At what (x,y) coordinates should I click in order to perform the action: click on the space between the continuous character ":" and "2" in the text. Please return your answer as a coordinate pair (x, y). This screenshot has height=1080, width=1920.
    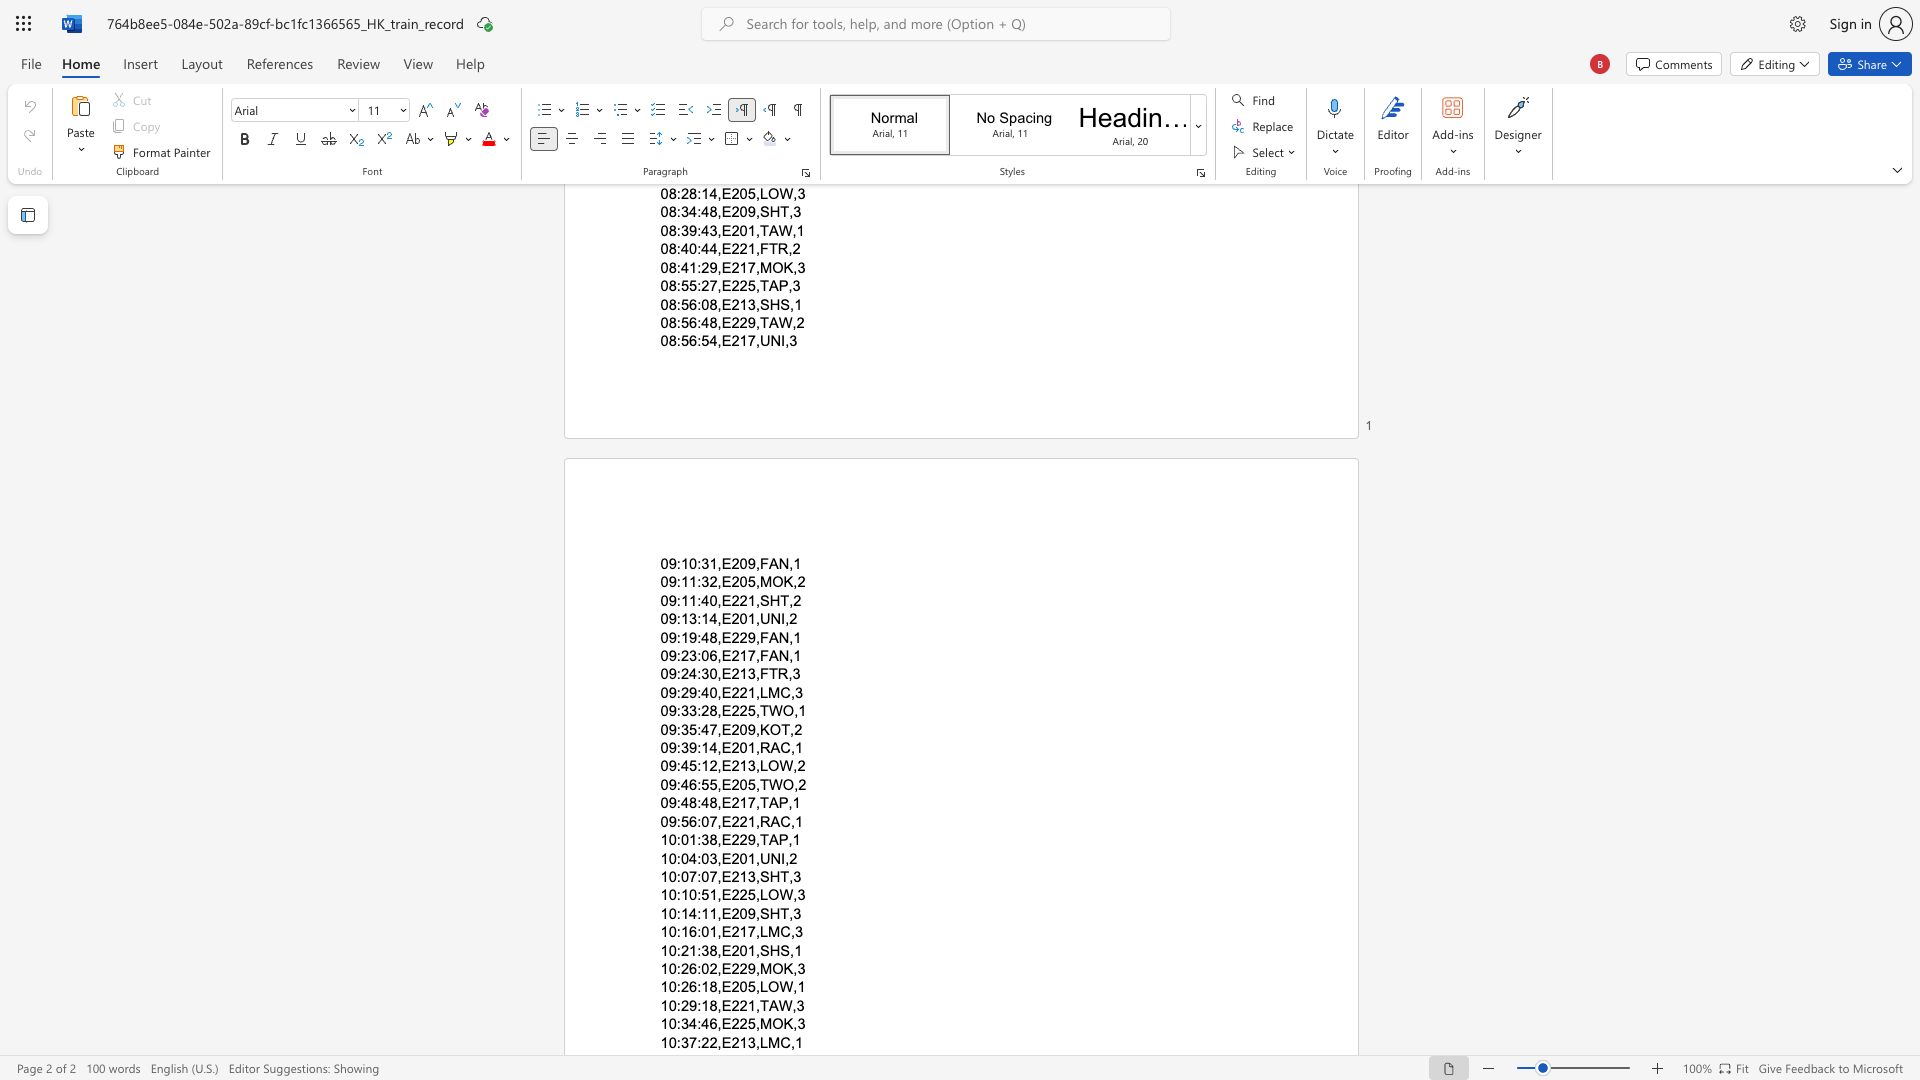
    Looking at the image, I should click on (681, 655).